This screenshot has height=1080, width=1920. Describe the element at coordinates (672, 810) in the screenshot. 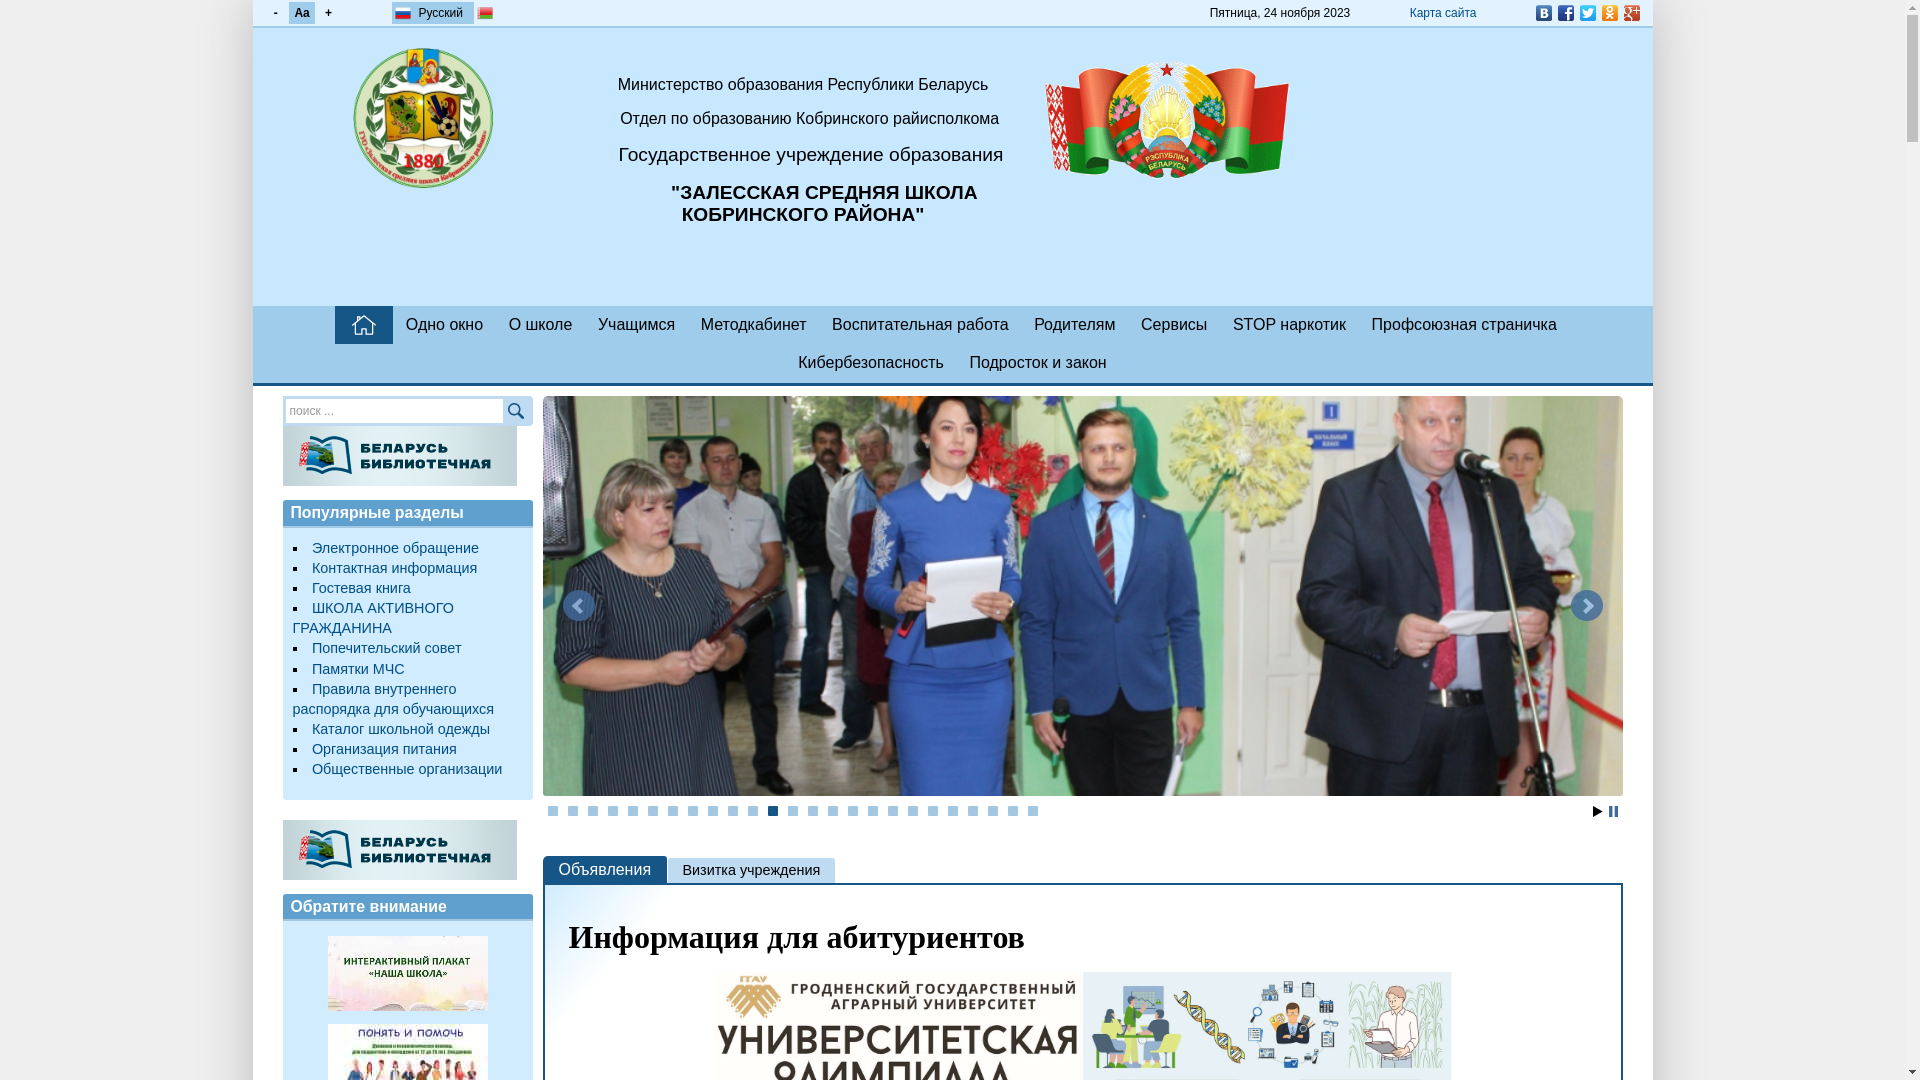

I see `'7'` at that location.